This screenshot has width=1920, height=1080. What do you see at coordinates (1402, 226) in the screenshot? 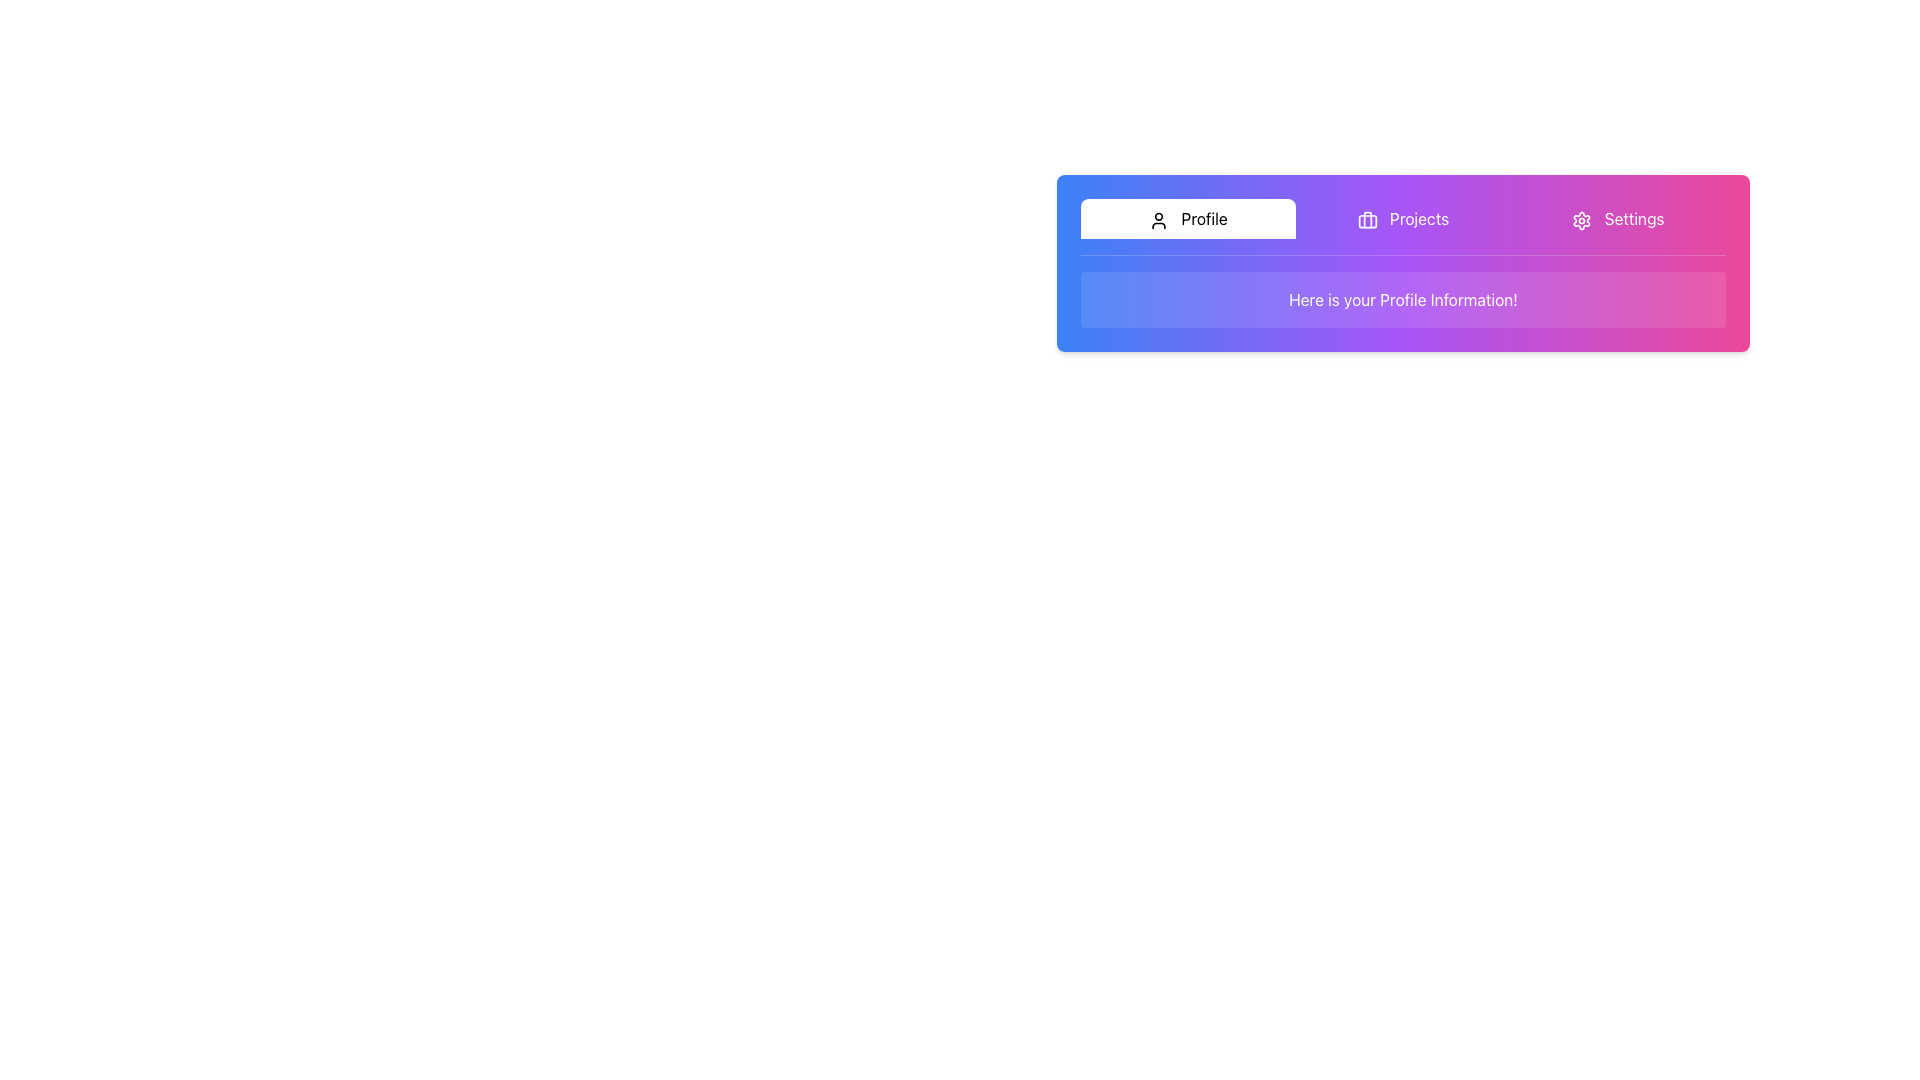
I see `the Navigation Menu at the top of the card, which contains the items 'Profile', 'Projects', and 'Settings'` at bounding box center [1402, 226].